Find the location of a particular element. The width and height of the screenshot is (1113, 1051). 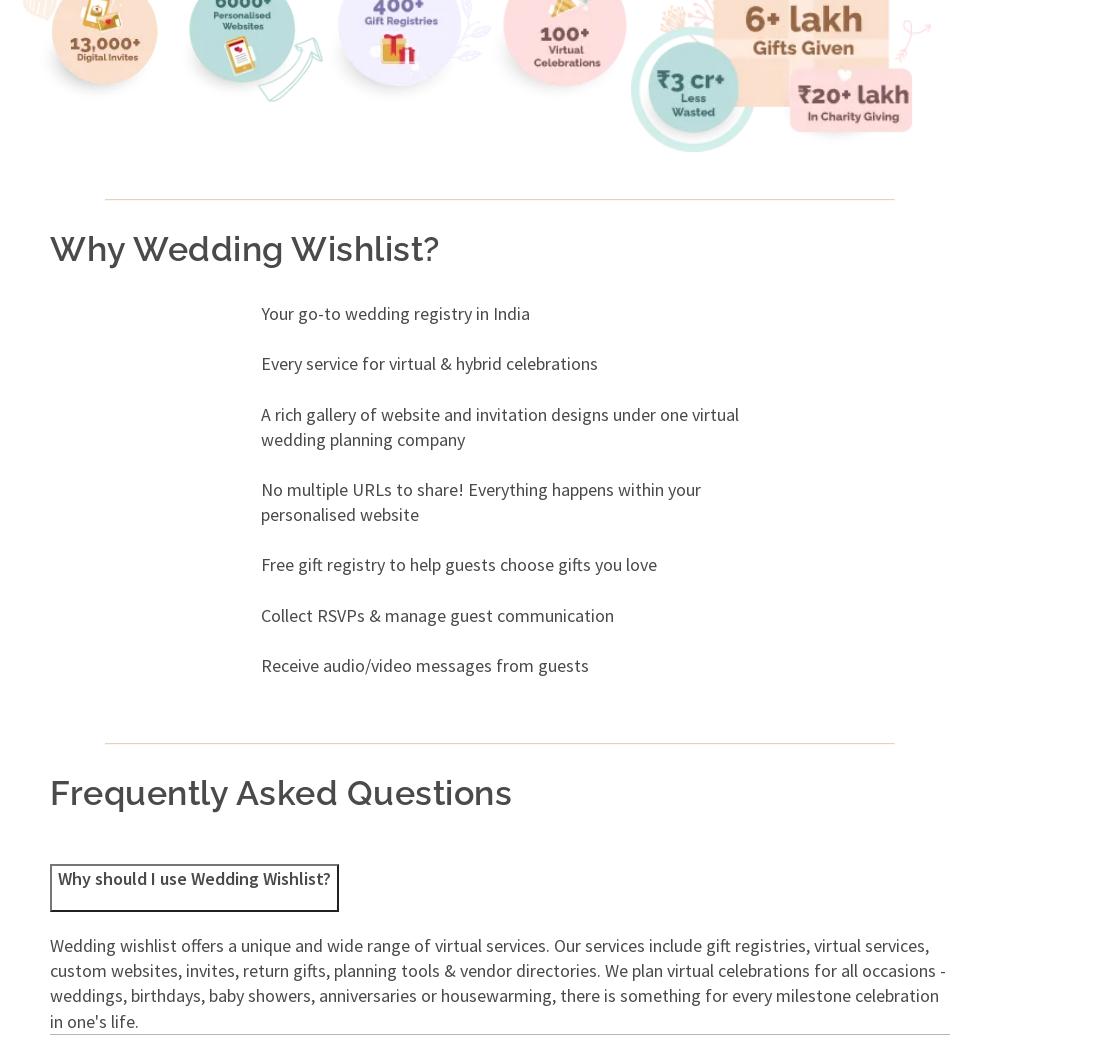

'Frequently Asked Questions' is located at coordinates (280, 791).